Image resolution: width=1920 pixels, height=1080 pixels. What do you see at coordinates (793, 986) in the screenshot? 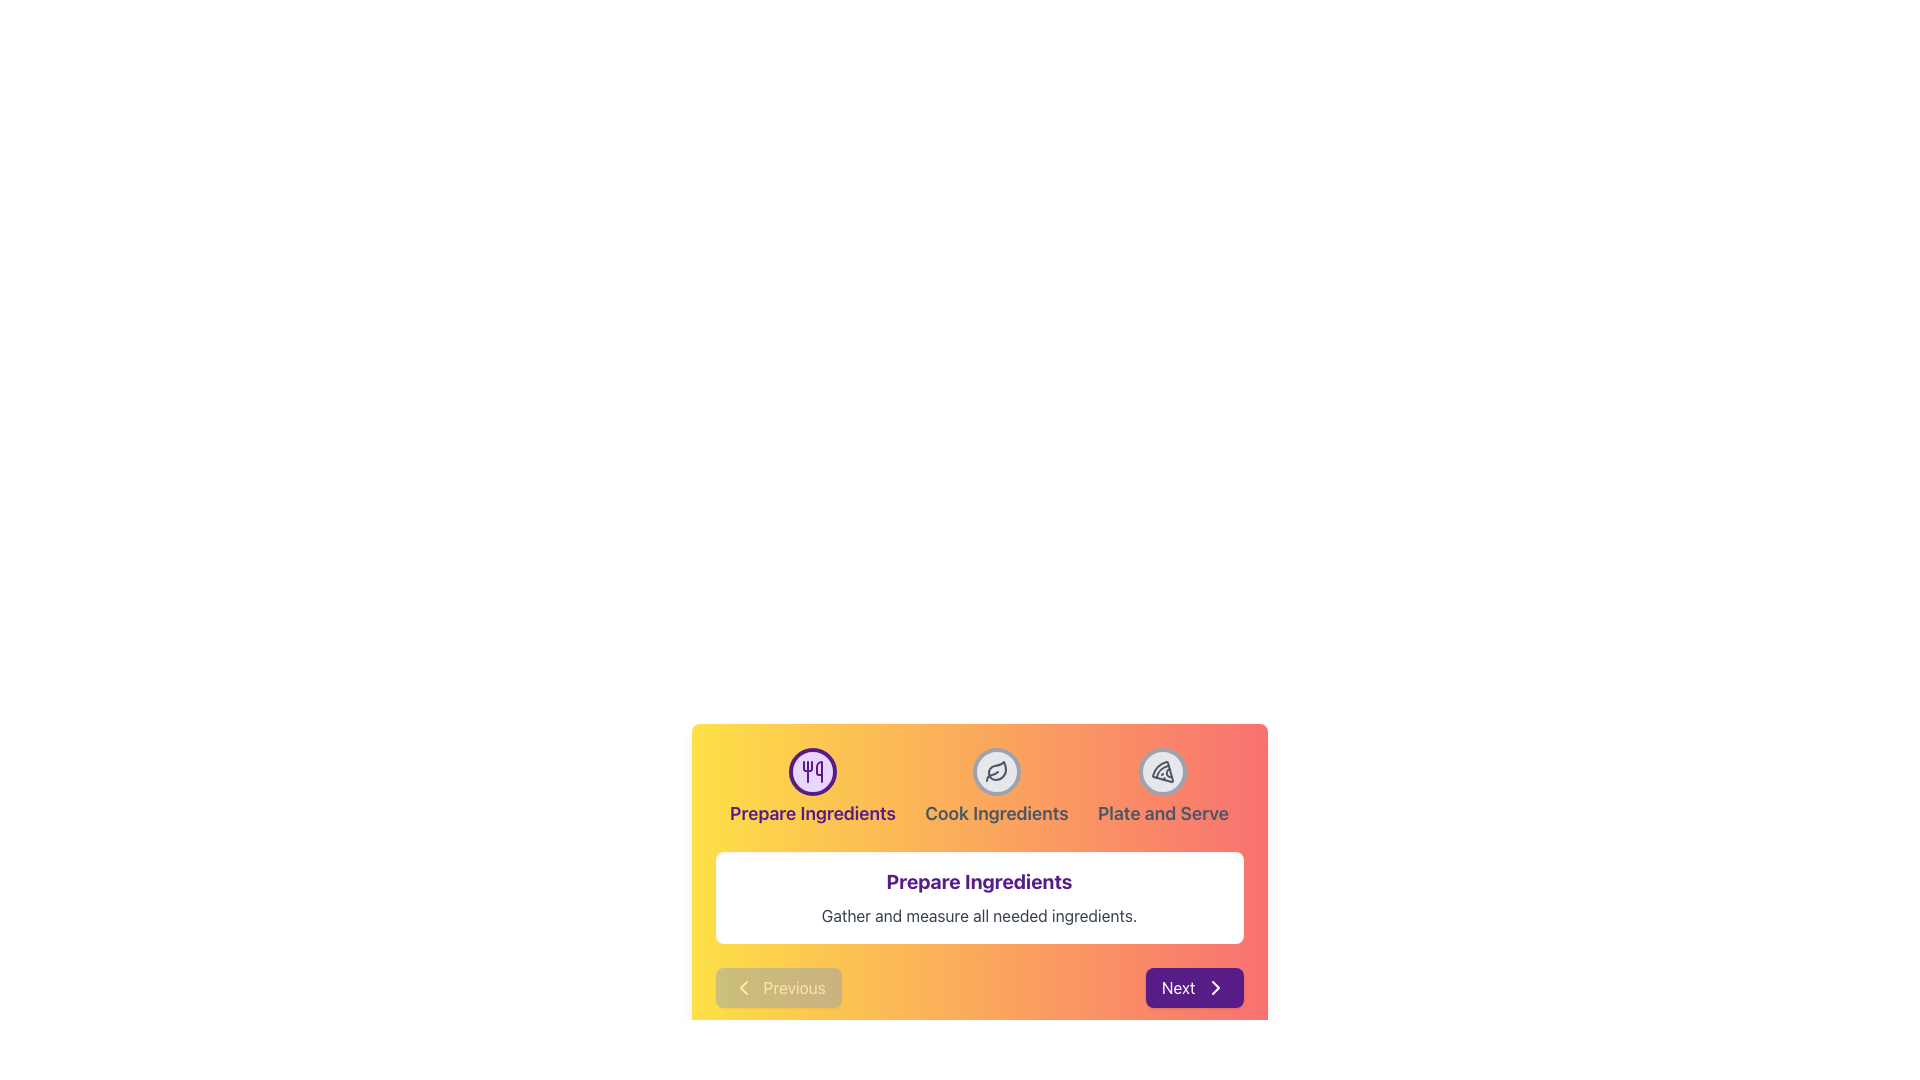
I see `text label that is positioned within the 'Previous' navigation button, which is located centrally inside the button layout next to a left-pointing chevron icon` at bounding box center [793, 986].